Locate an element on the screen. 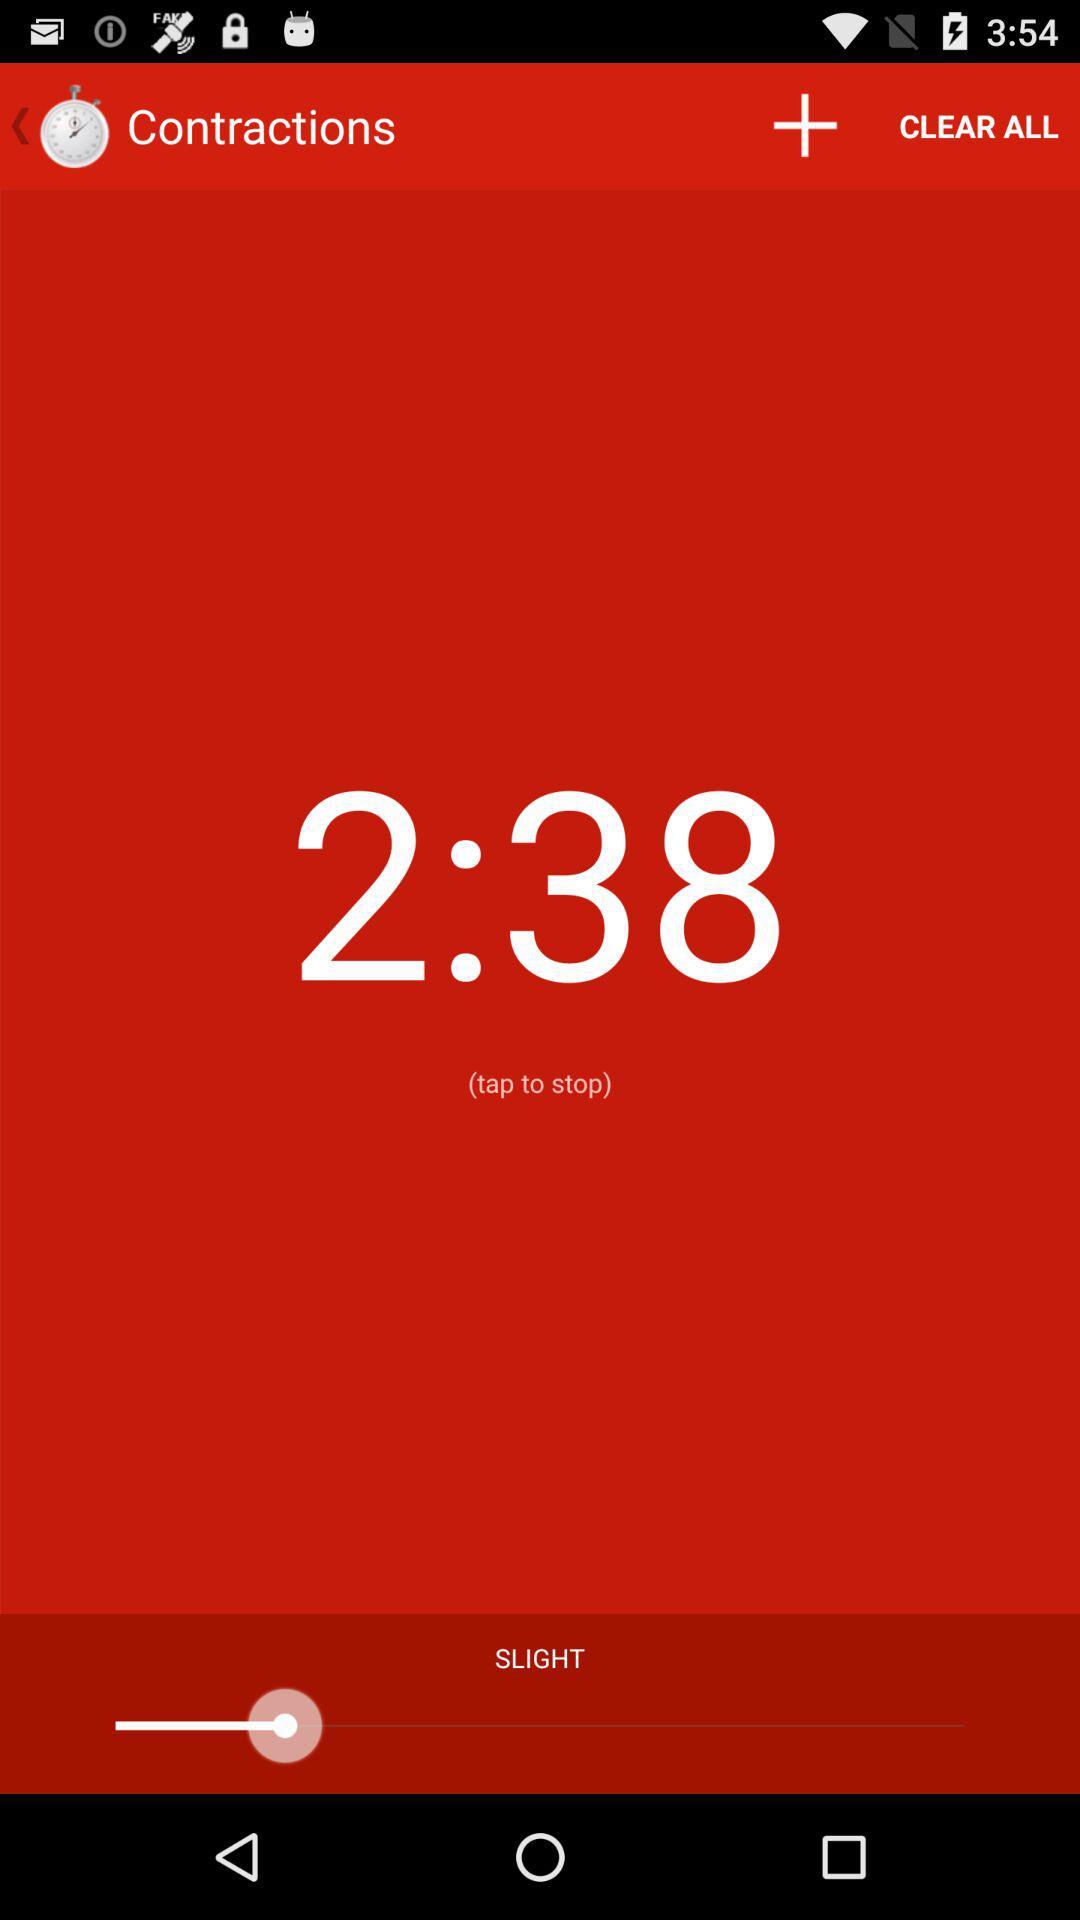 The image size is (1080, 1920). the clear all item is located at coordinates (978, 124).